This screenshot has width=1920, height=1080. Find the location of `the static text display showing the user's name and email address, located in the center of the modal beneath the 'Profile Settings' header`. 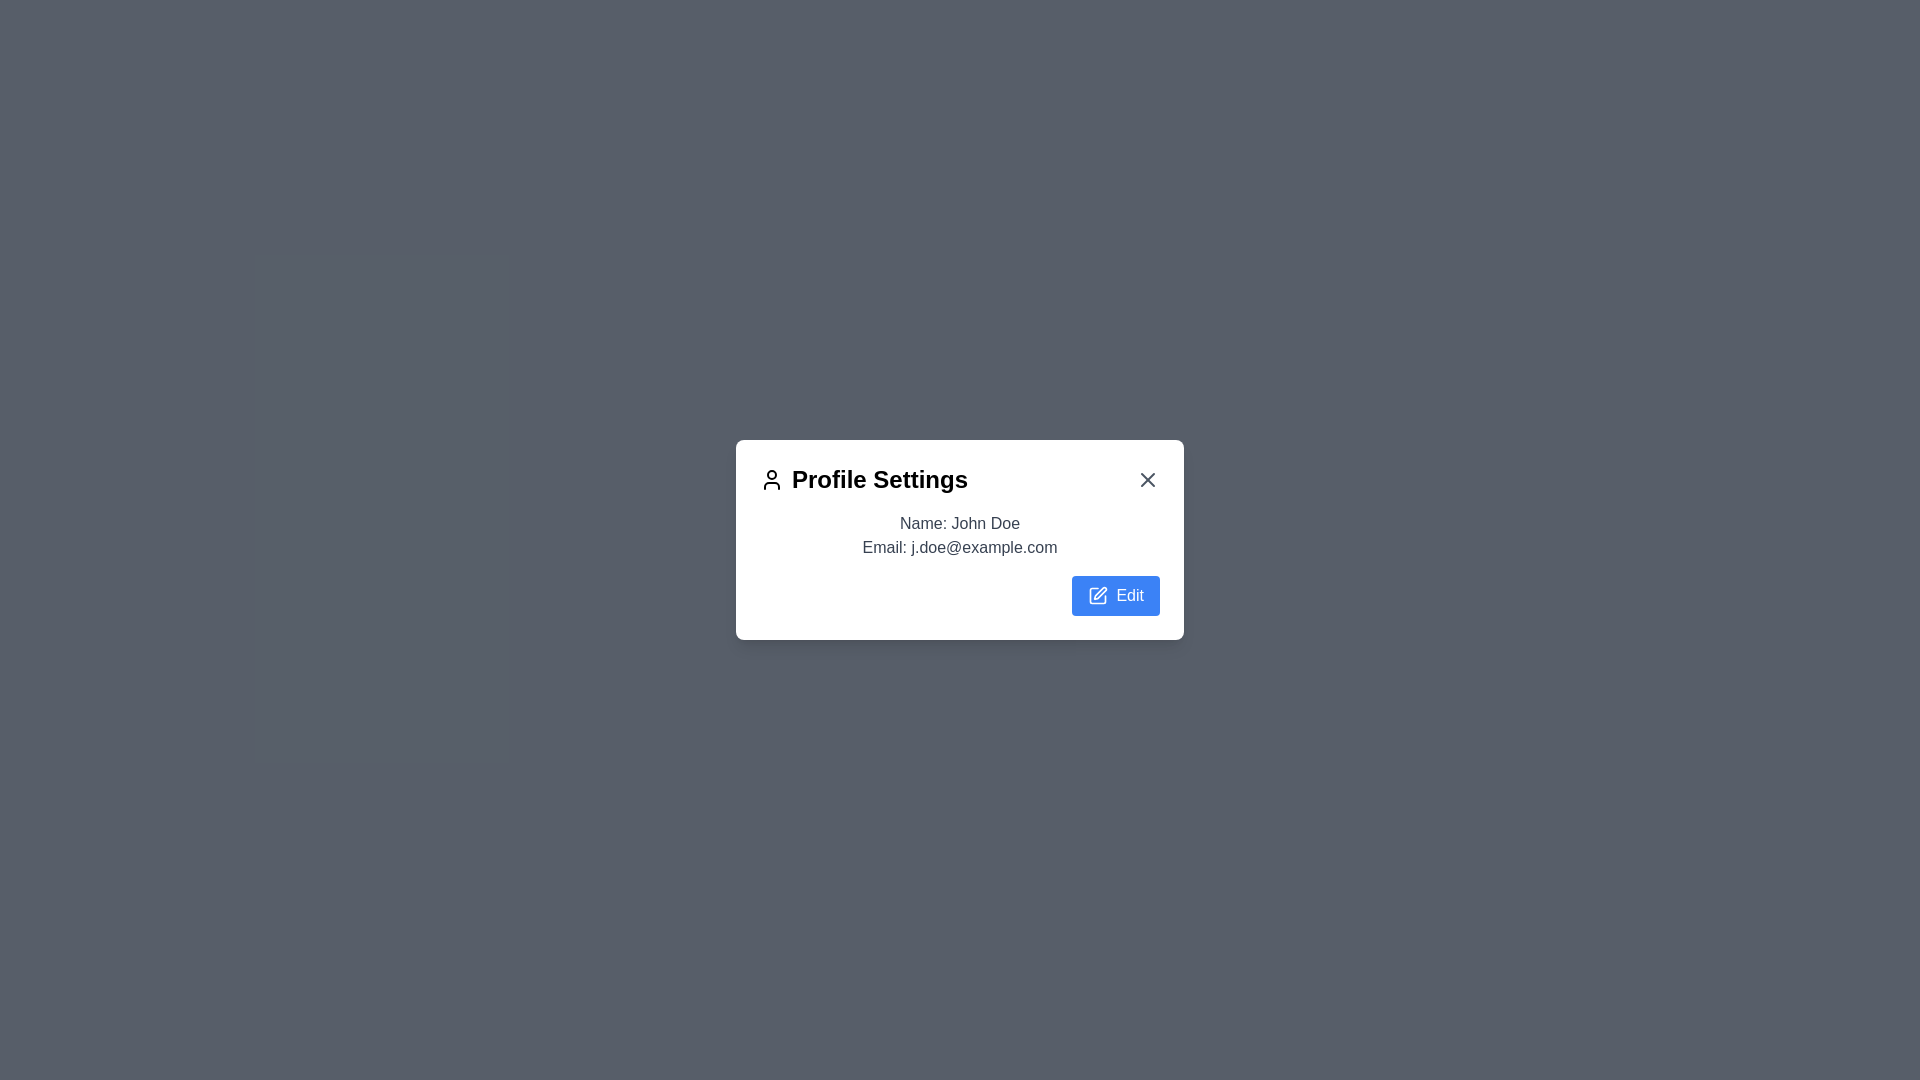

the static text display showing the user's name and email address, located in the center of the modal beneath the 'Profile Settings' header is located at coordinates (960, 535).